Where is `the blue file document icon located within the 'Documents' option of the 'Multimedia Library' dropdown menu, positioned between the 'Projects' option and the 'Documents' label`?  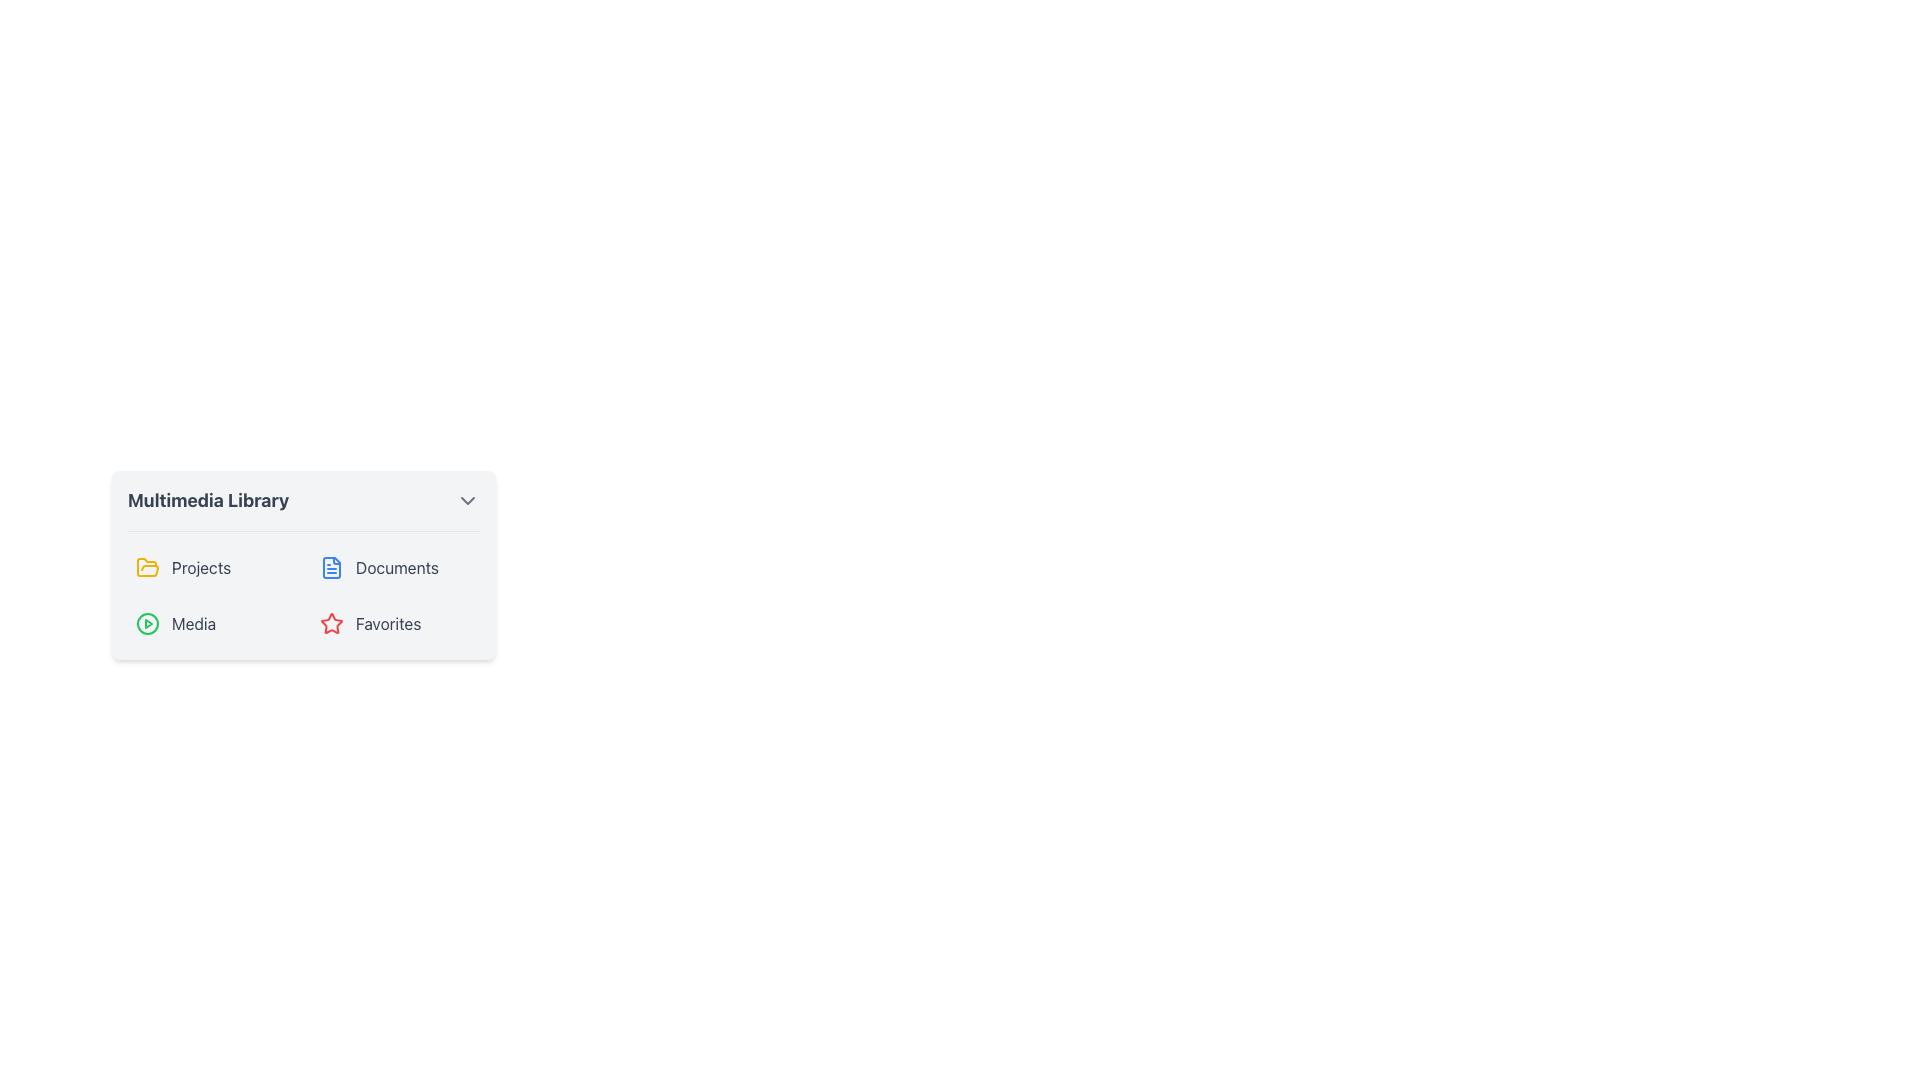
the blue file document icon located within the 'Documents' option of the 'Multimedia Library' dropdown menu, positioned between the 'Projects' option and the 'Documents' label is located at coordinates (331, 567).